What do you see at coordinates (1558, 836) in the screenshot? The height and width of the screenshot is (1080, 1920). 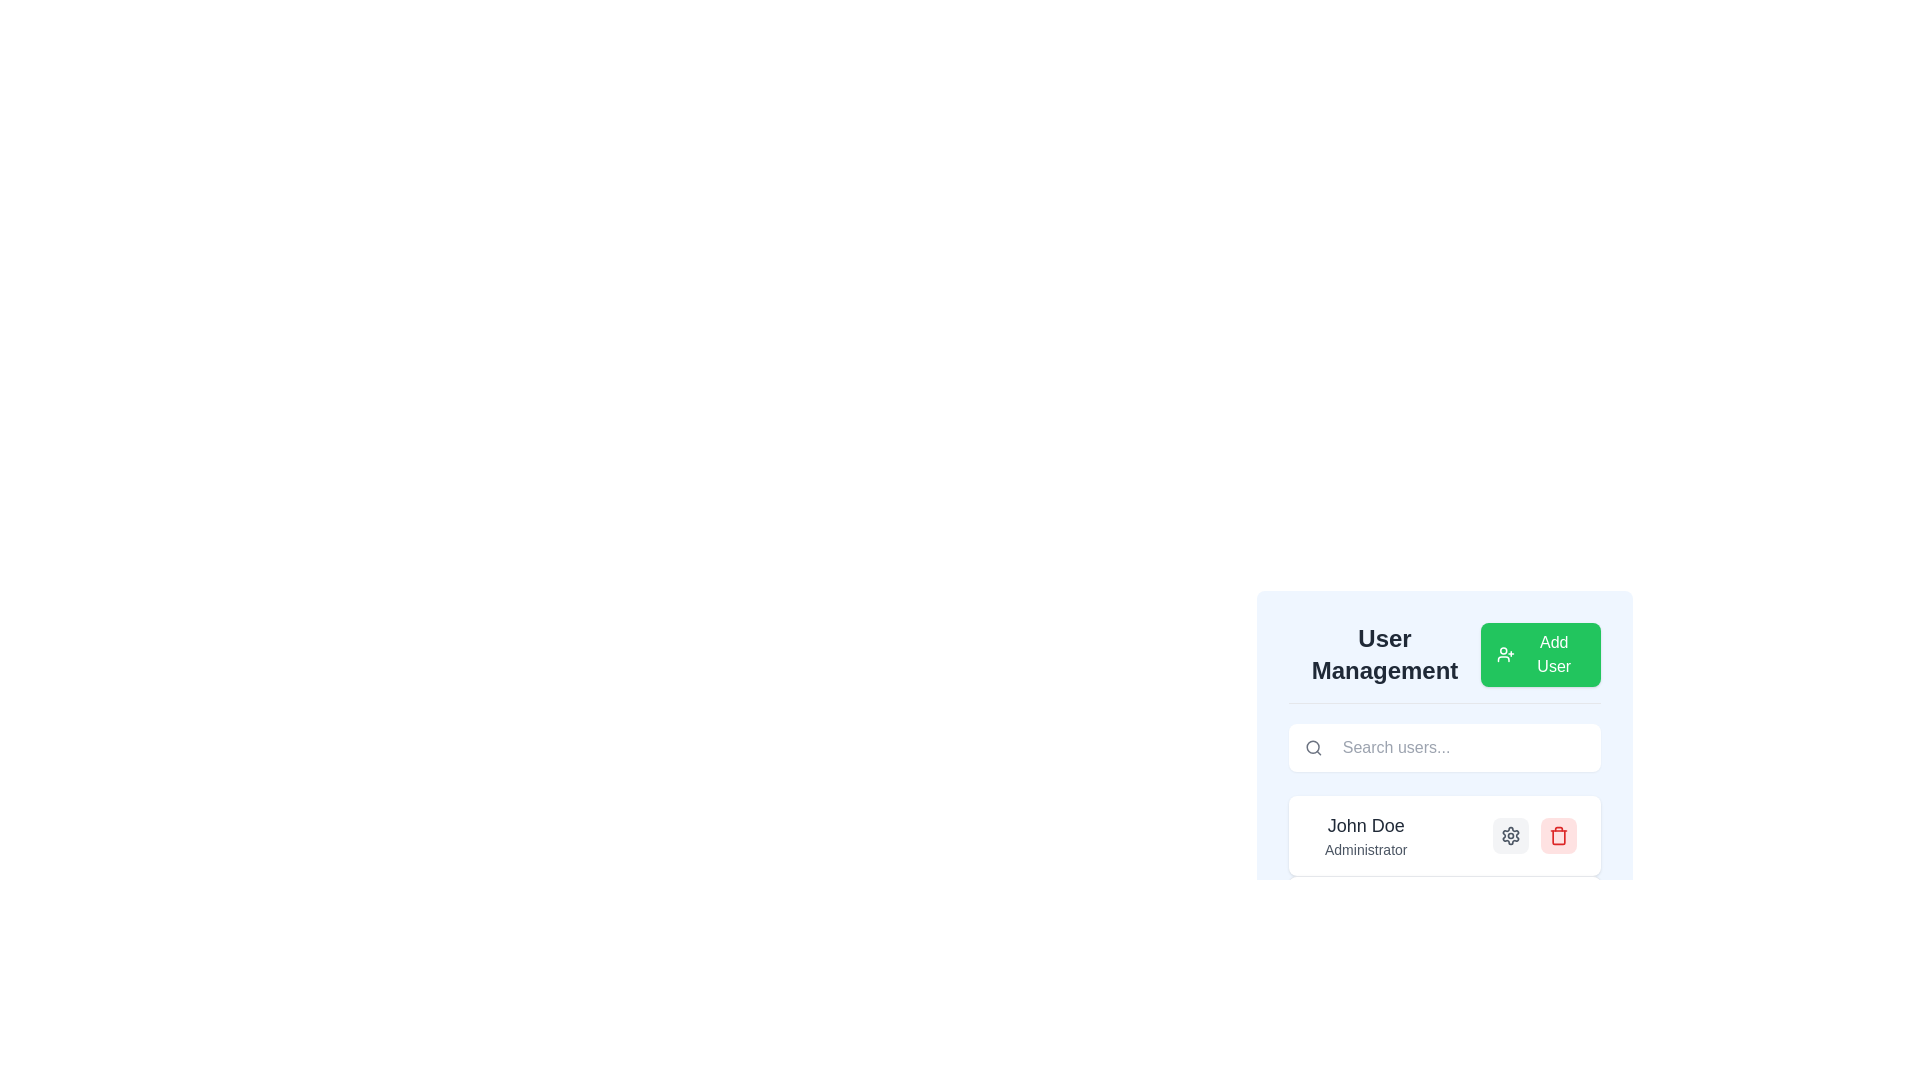 I see `the delete icon button located in the bottom-right corner of the user entry for 'John Doe'` at bounding box center [1558, 836].